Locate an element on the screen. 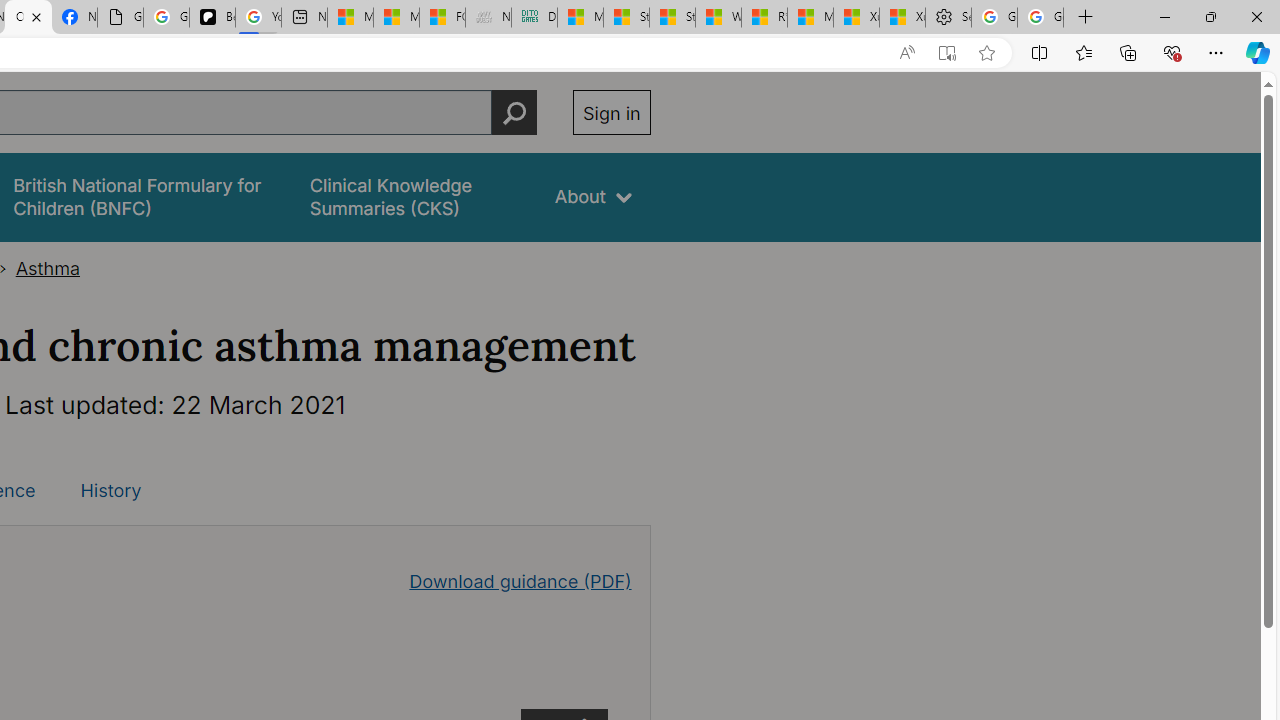 The height and width of the screenshot is (720, 1280). 'Google Analytics Opt-out Browser Add-on Download Page' is located at coordinates (119, 17).